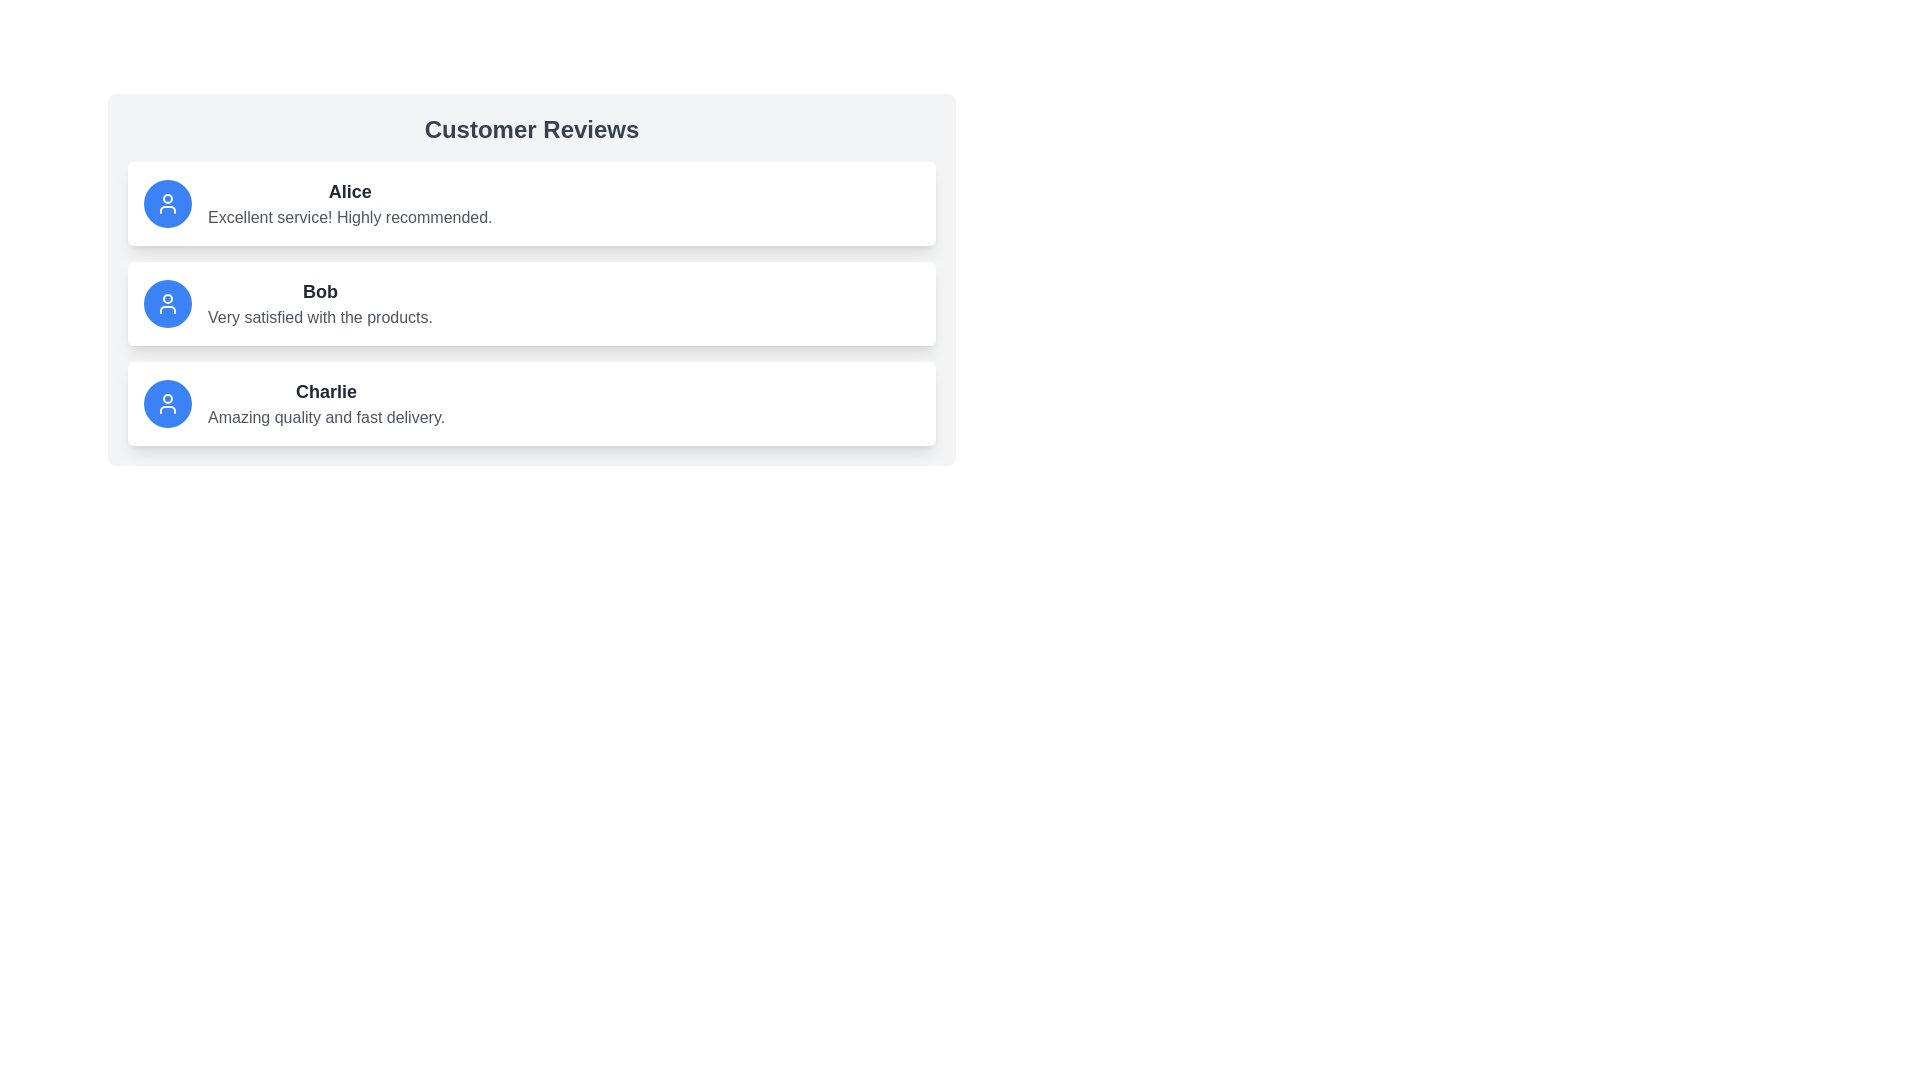 The height and width of the screenshot is (1080, 1920). Describe the element at coordinates (326, 392) in the screenshot. I see `the text label representing the name of the person who provided the review, located above the testimonial text 'Amazing quality and fast delivery.'` at that location.